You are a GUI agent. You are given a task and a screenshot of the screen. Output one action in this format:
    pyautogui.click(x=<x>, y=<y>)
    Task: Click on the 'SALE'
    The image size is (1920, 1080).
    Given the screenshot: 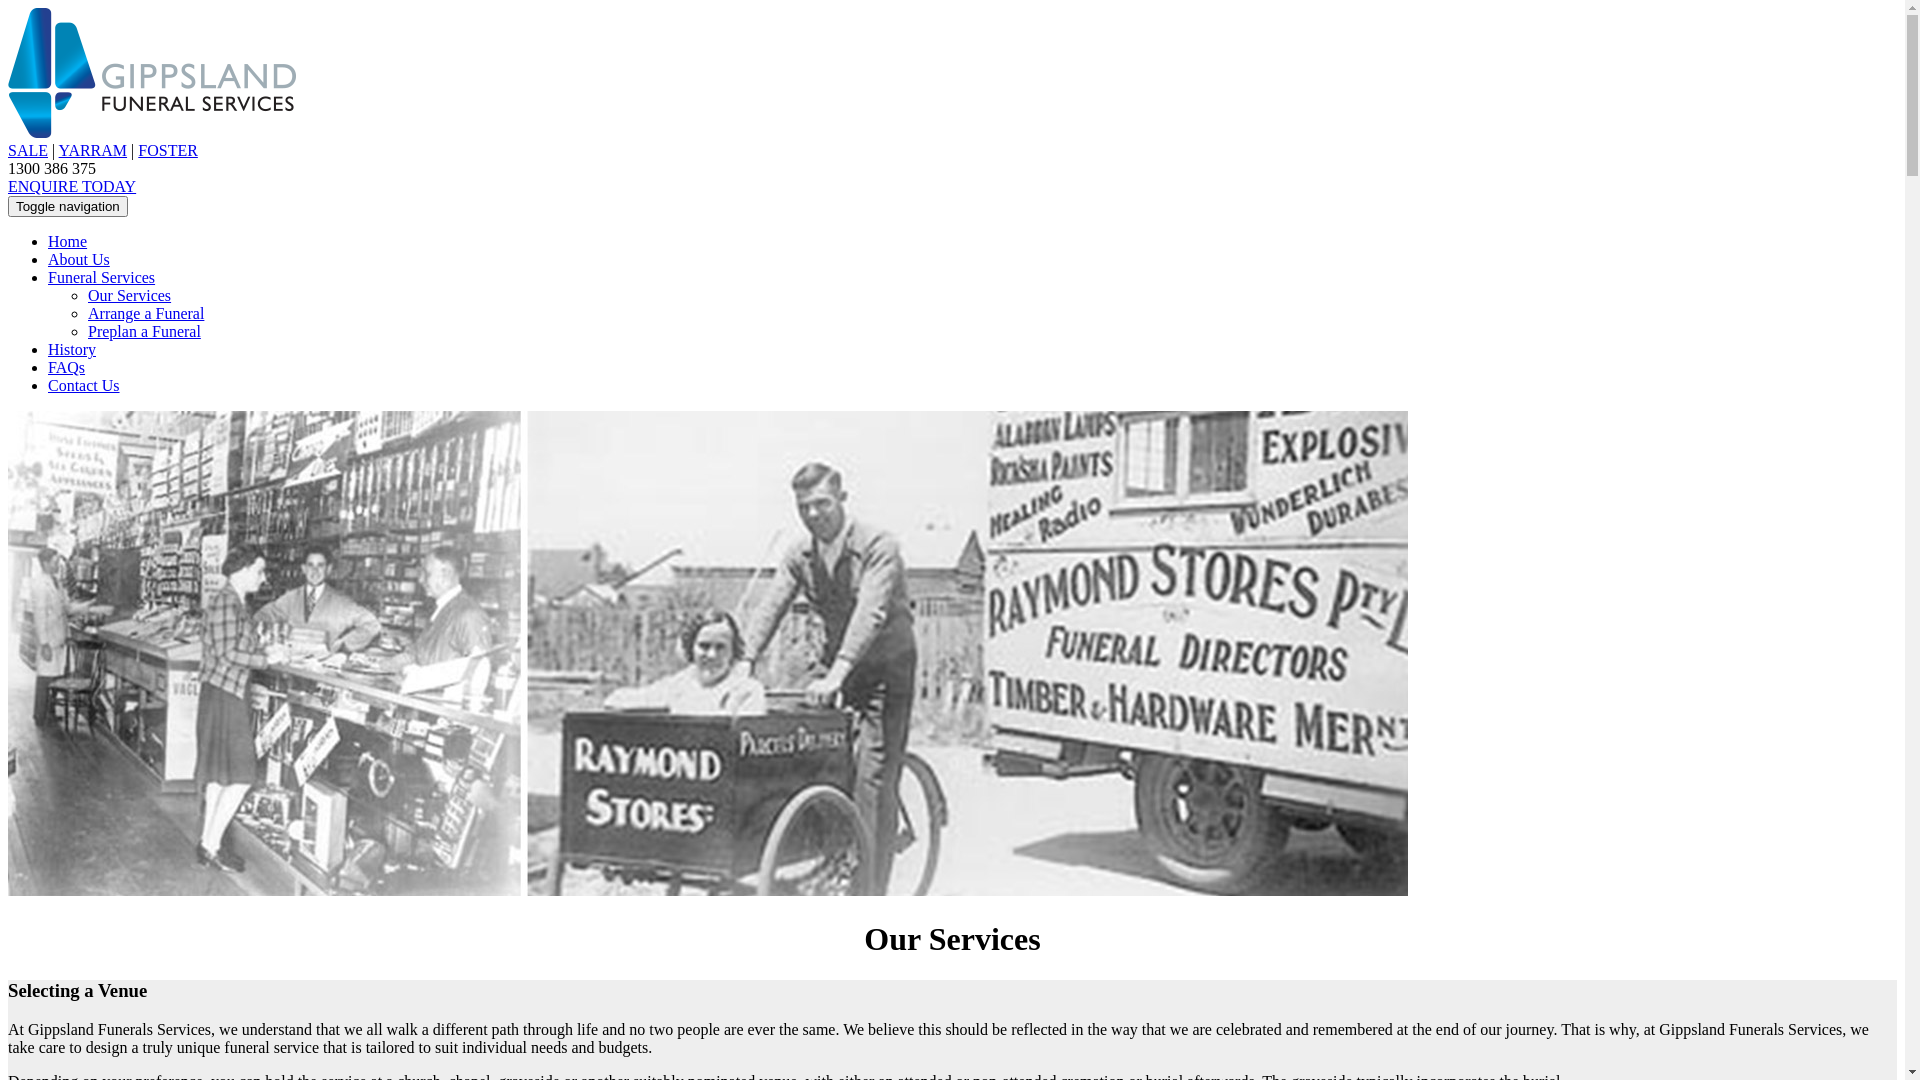 What is the action you would take?
    pyautogui.click(x=8, y=149)
    